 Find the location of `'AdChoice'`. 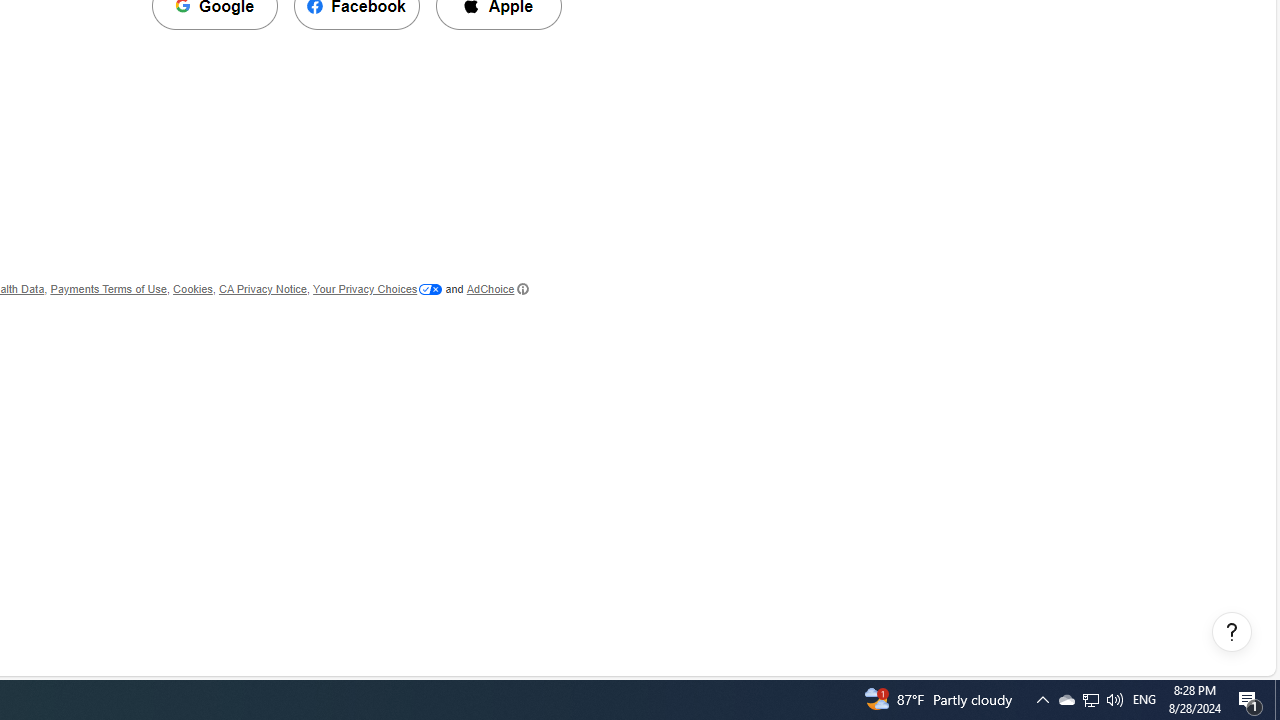

'AdChoice' is located at coordinates (497, 289).